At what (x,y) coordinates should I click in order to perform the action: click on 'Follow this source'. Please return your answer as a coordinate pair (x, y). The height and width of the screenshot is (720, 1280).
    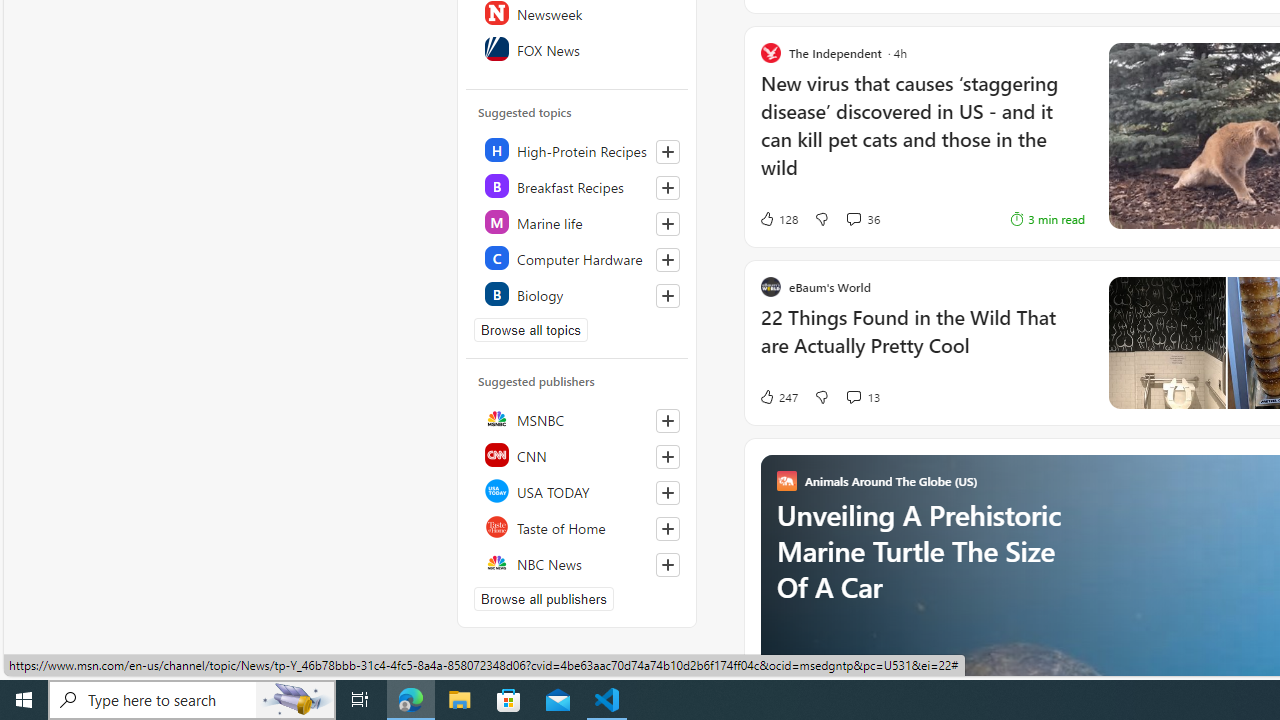
    Looking at the image, I should click on (667, 564).